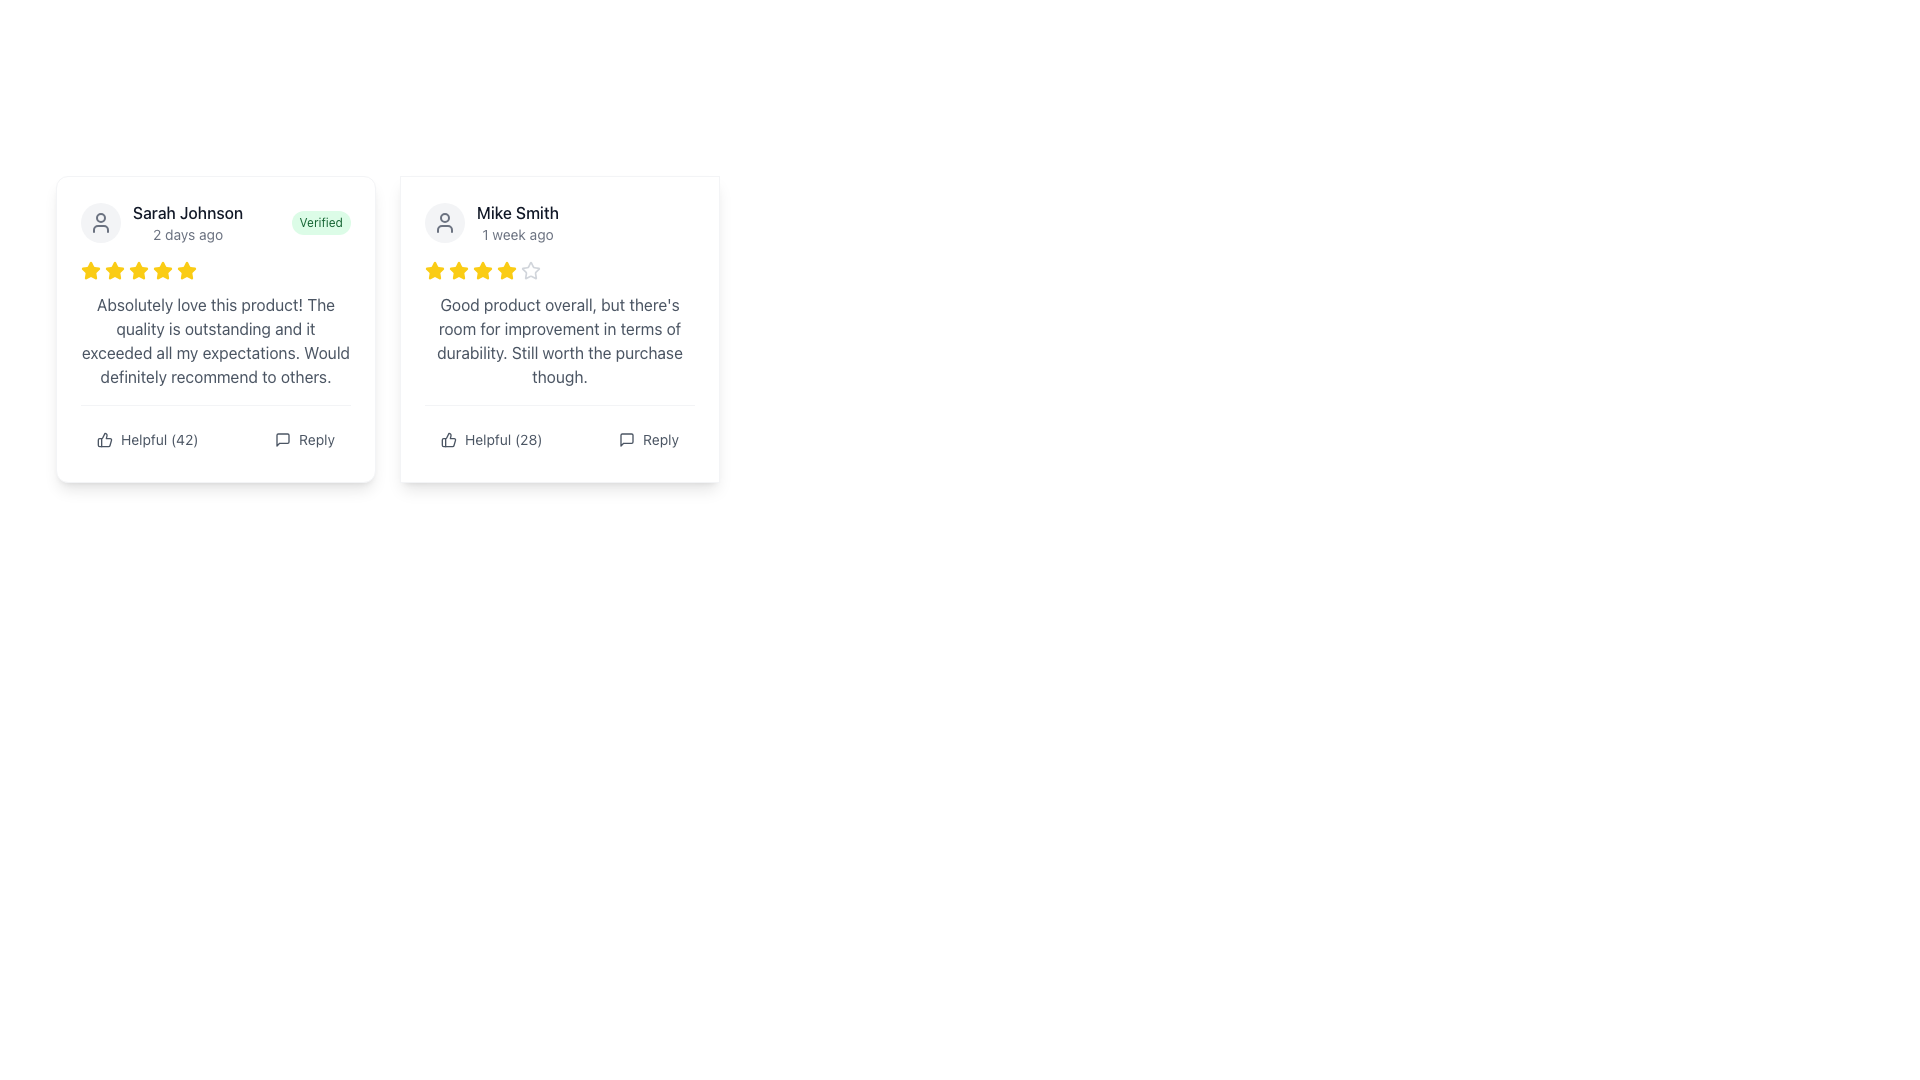 The width and height of the screenshot is (1920, 1080). Describe the element at coordinates (163, 270) in the screenshot. I see `the third yellow star icon in the review card of 'Sarah Johnson'` at that location.